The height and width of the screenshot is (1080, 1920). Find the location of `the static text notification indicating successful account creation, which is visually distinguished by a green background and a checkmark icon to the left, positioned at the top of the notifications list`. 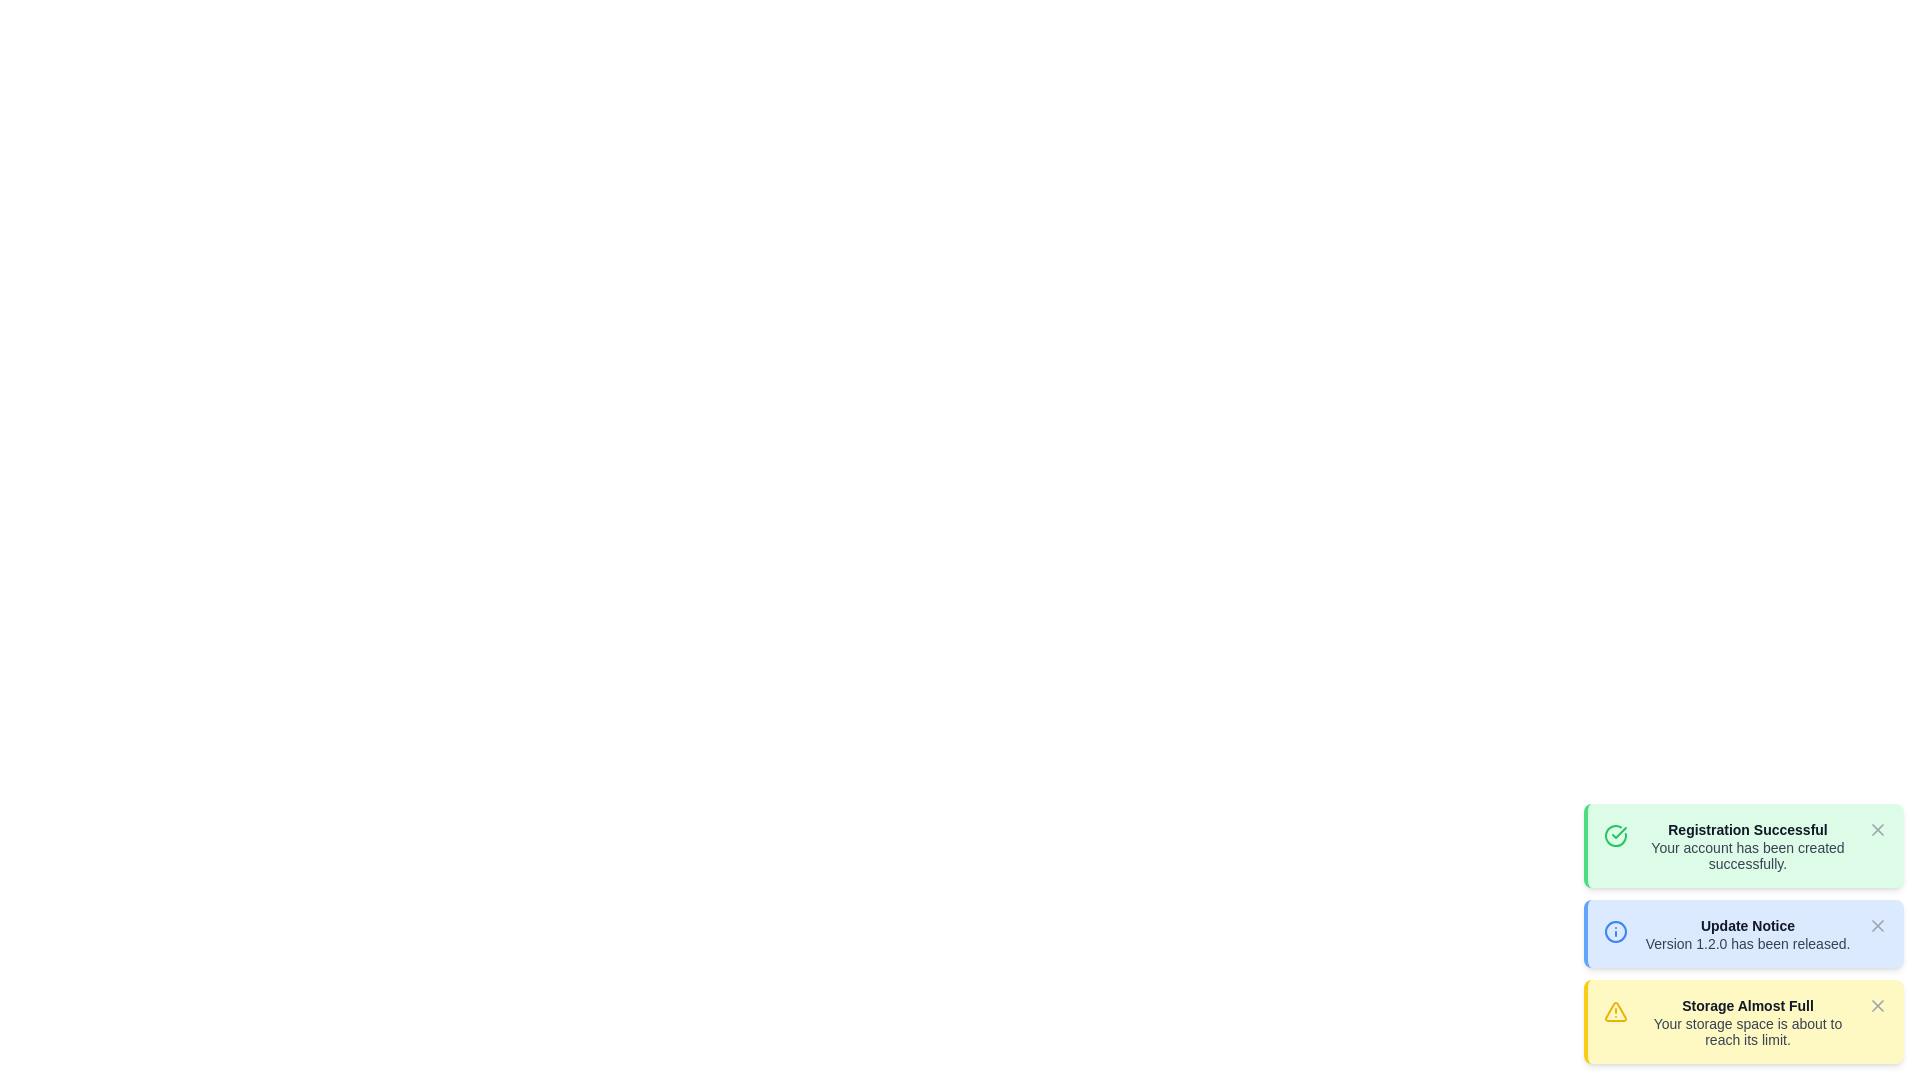

the static text notification indicating successful account creation, which is visually distinguished by a green background and a checkmark icon to the left, positioned at the top of the notifications list is located at coordinates (1746, 845).